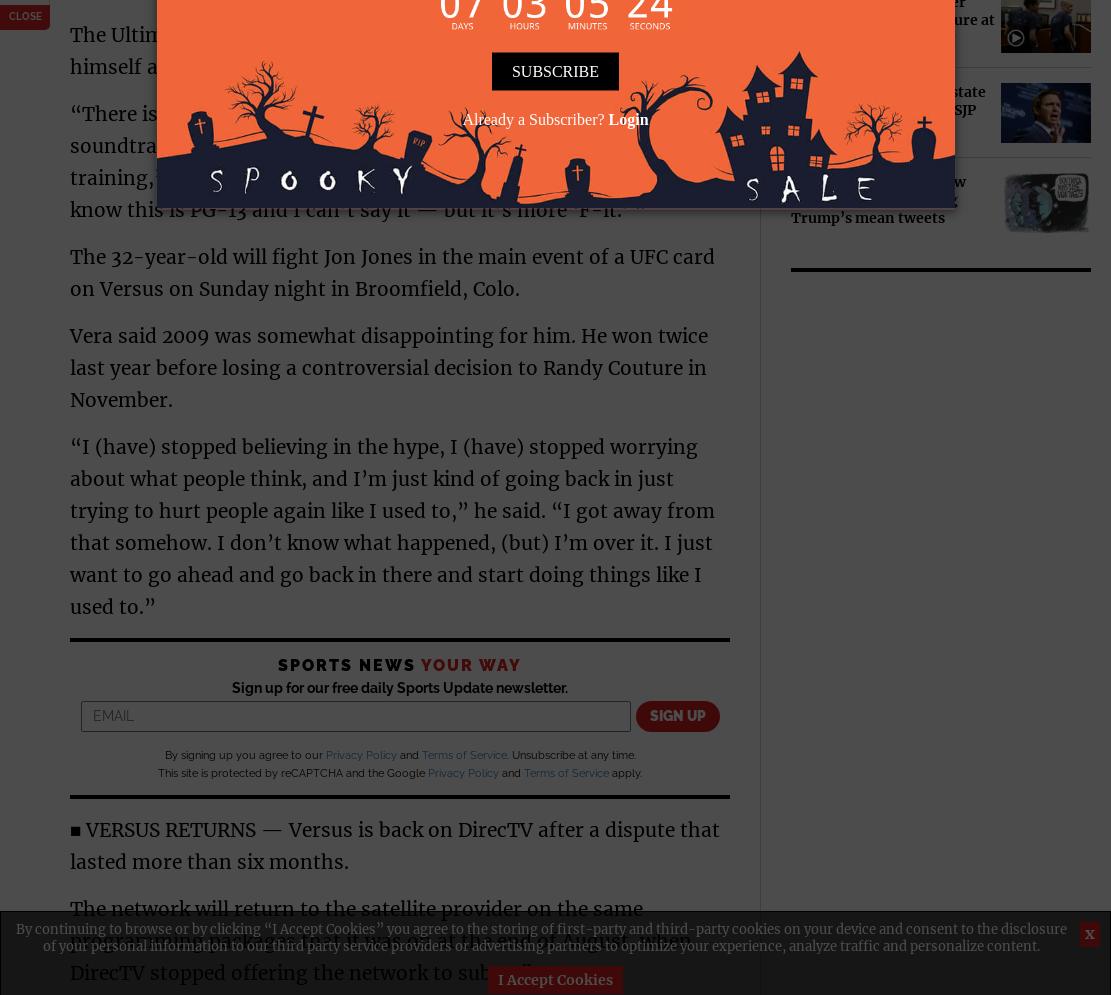 This screenshot has height=995, width=1111. I want to click on 'Login', so click(628, 117).